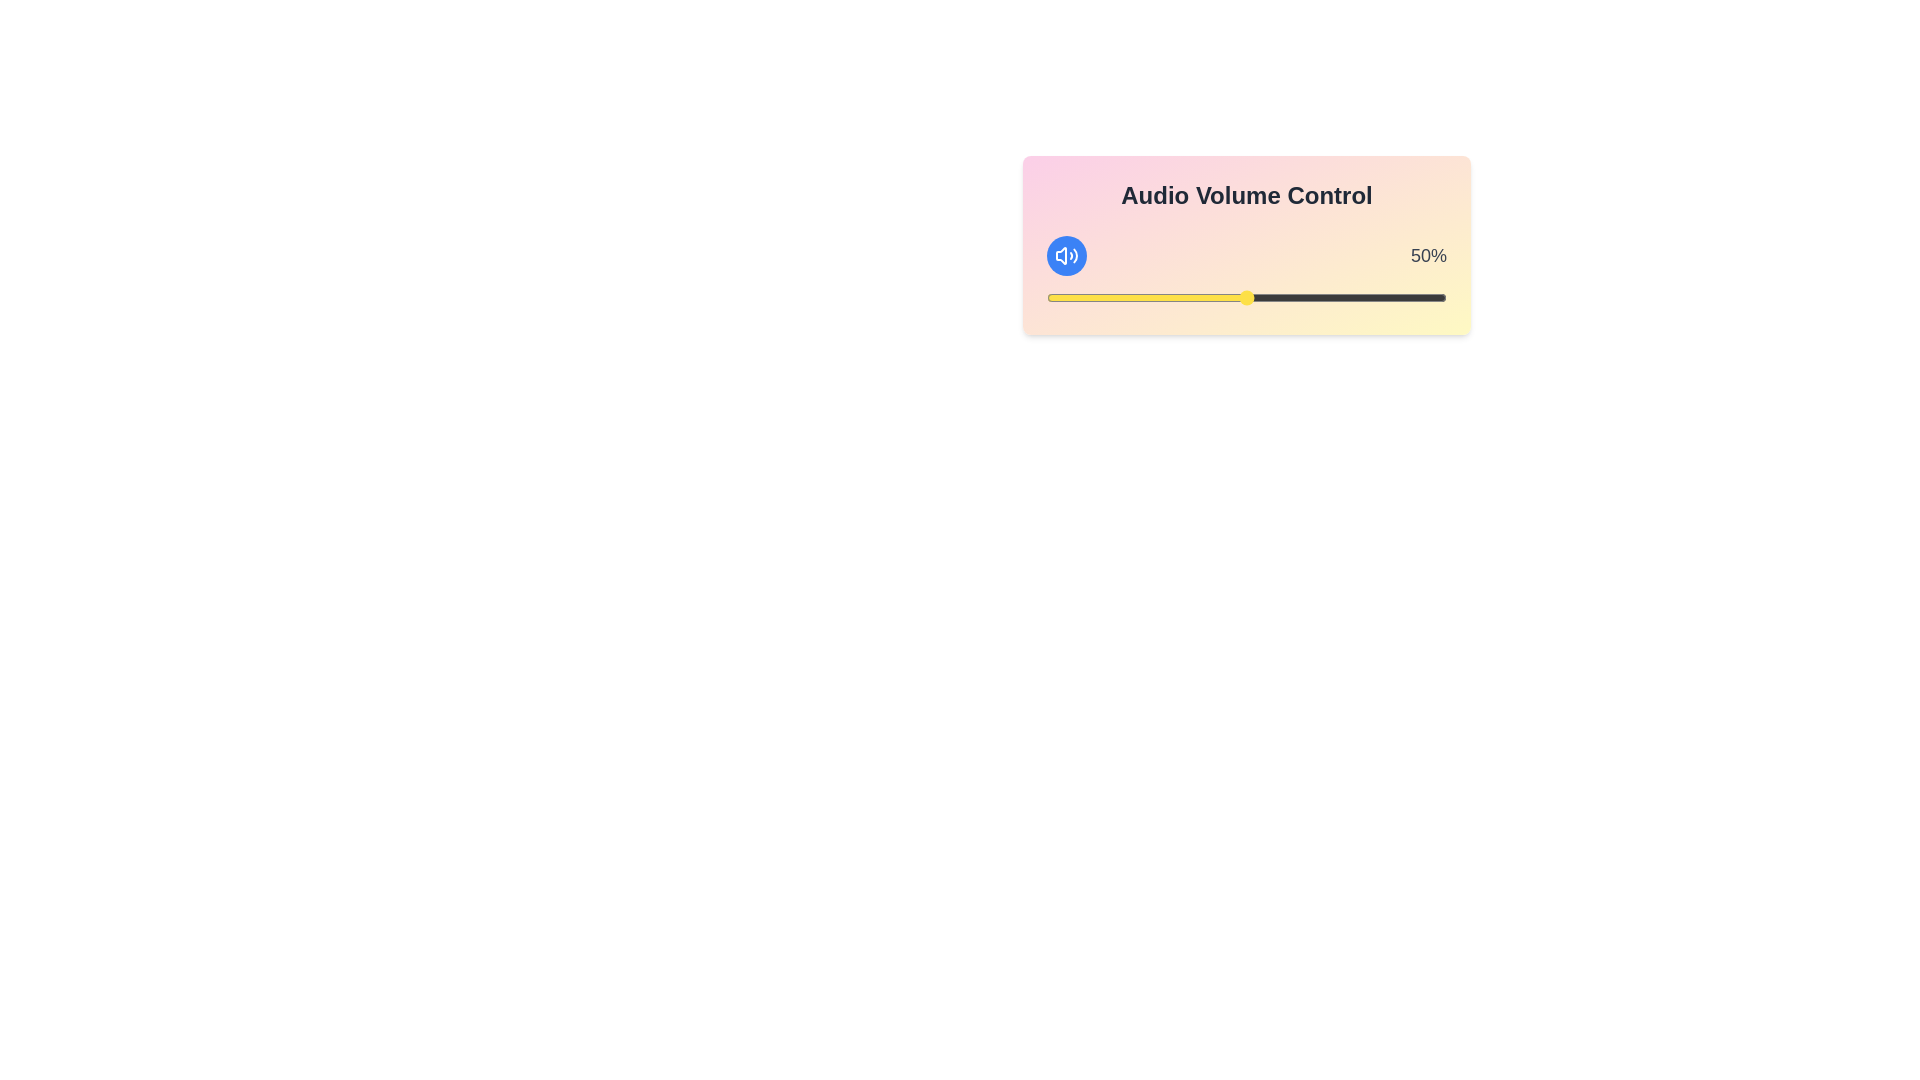 The image size is (1920, 1080). Describe the element at coordinates (1246, 297) in the screenshot. I see `the volume to 50% by dragging the slider` at that location.